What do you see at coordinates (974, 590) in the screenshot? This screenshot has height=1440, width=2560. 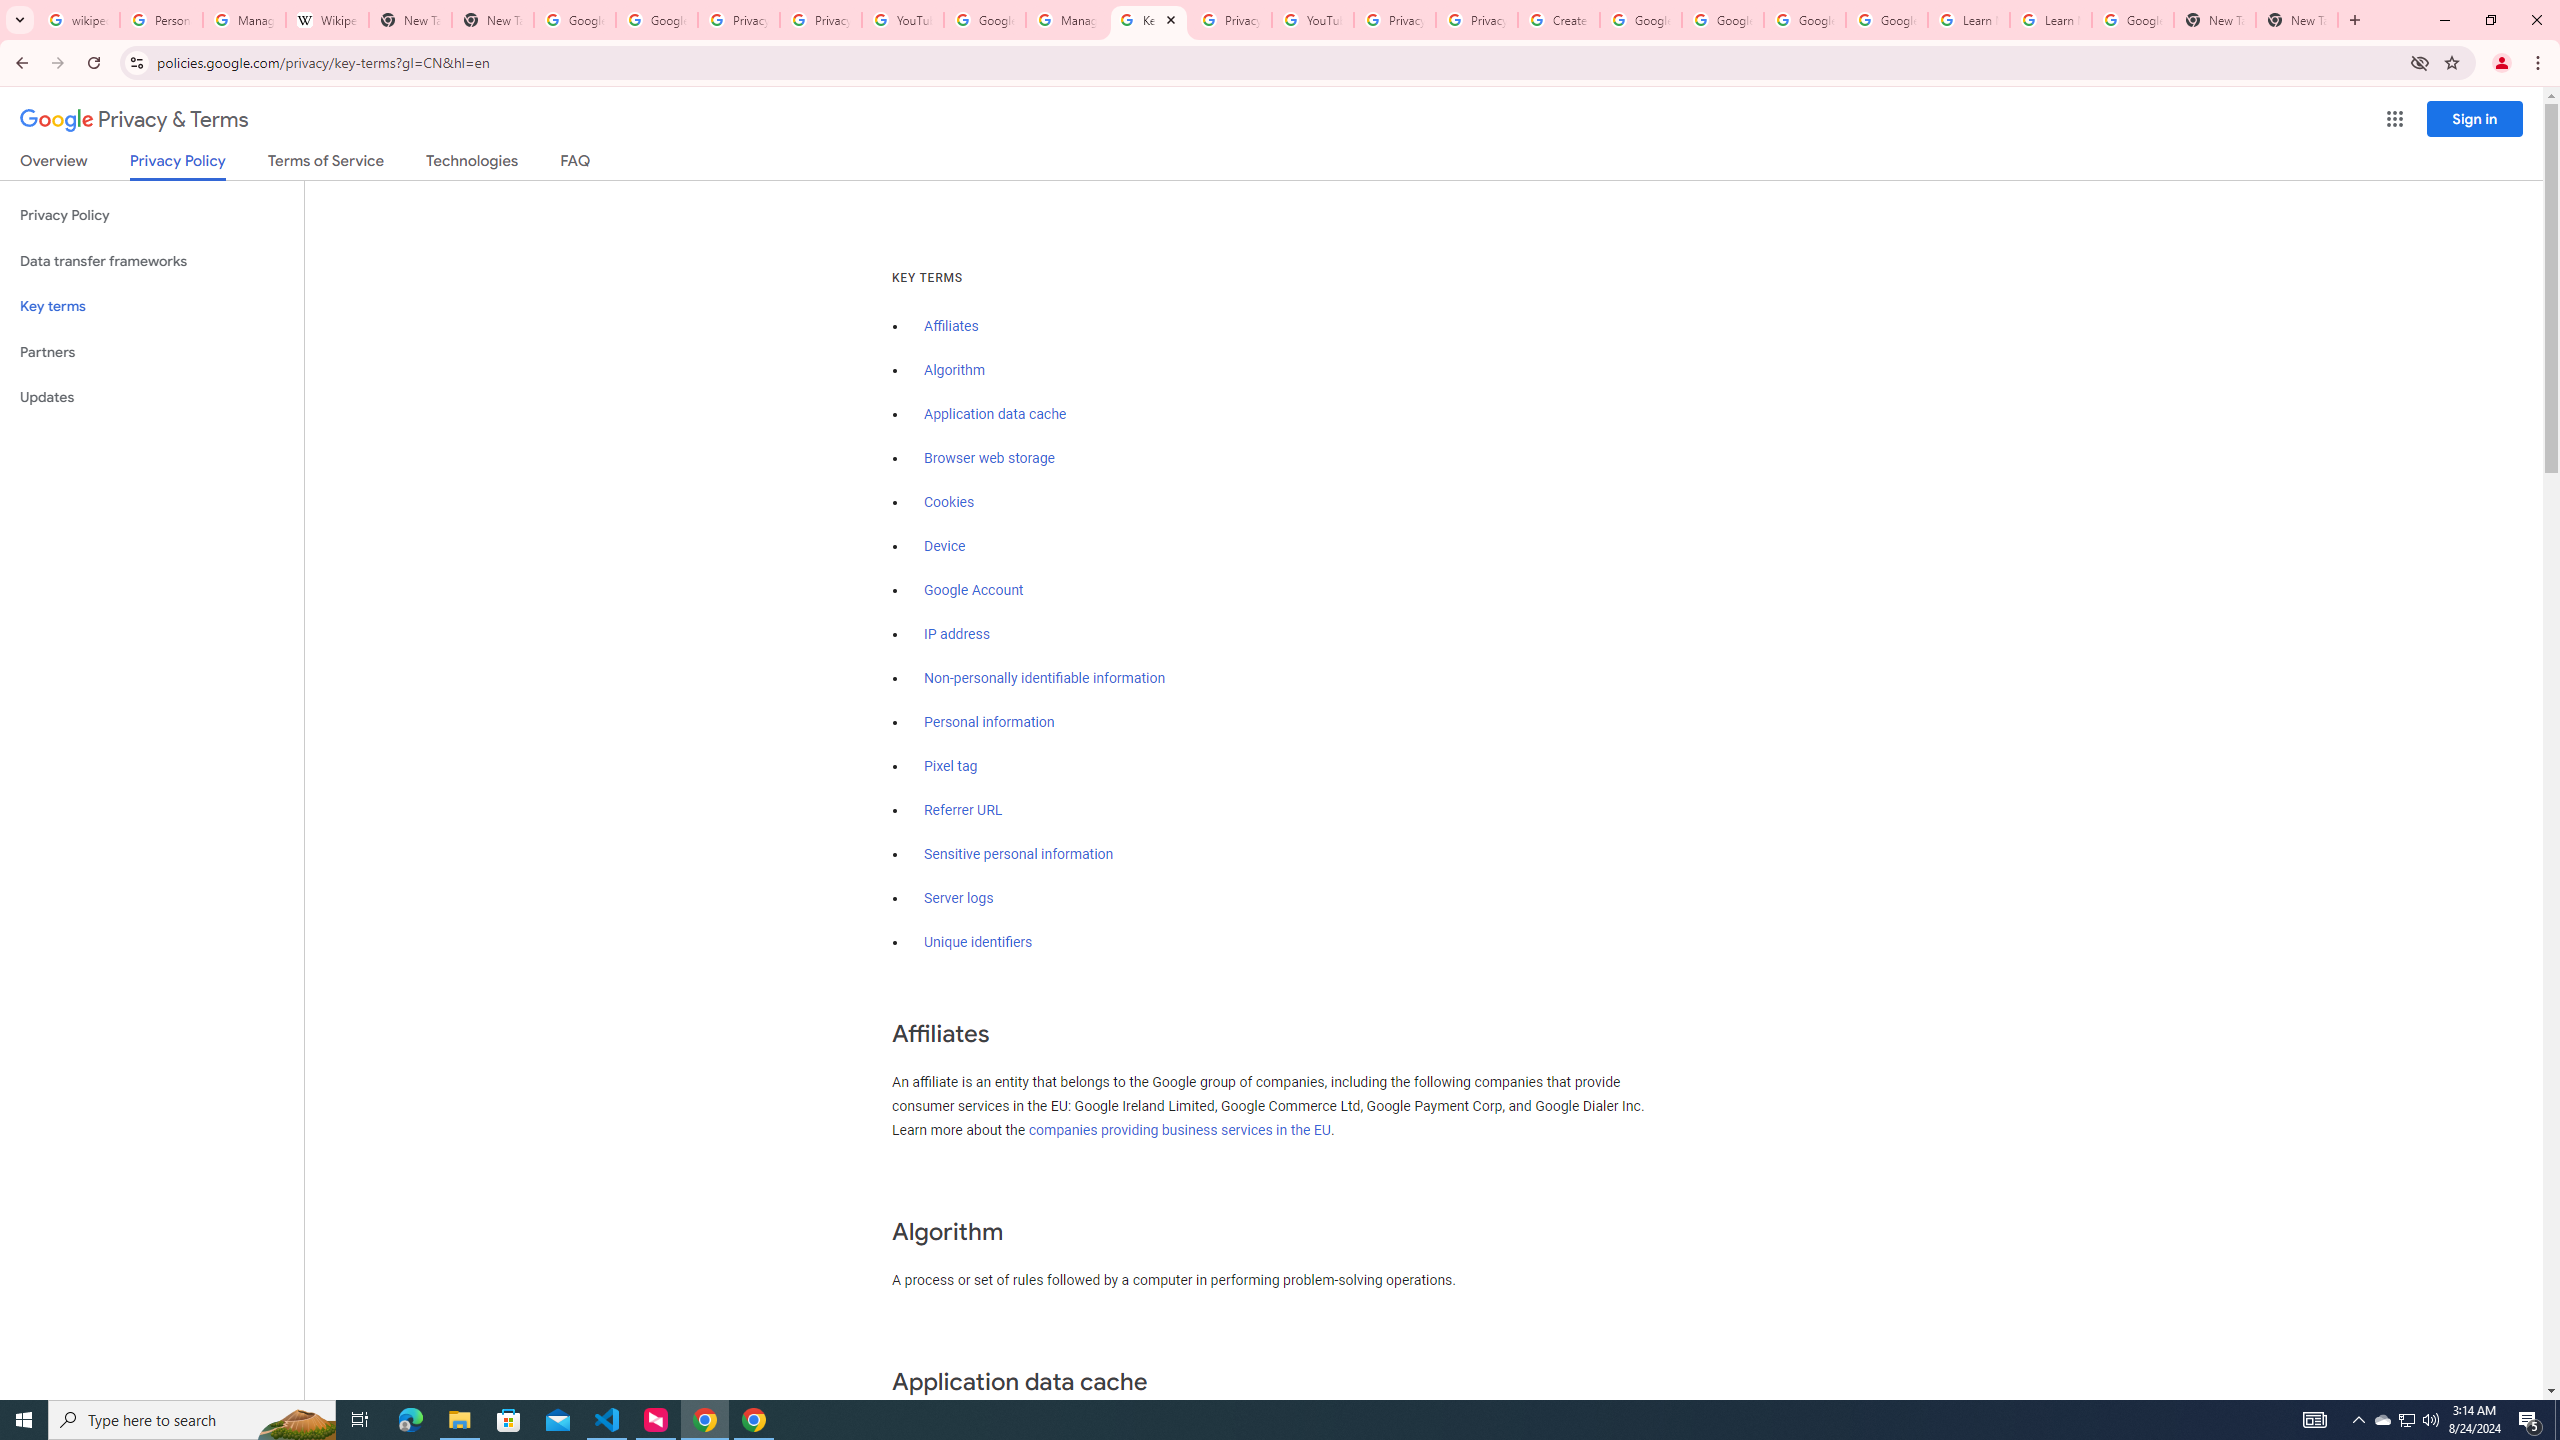 I see `'Google Account'` at bounding box center [974, 590].